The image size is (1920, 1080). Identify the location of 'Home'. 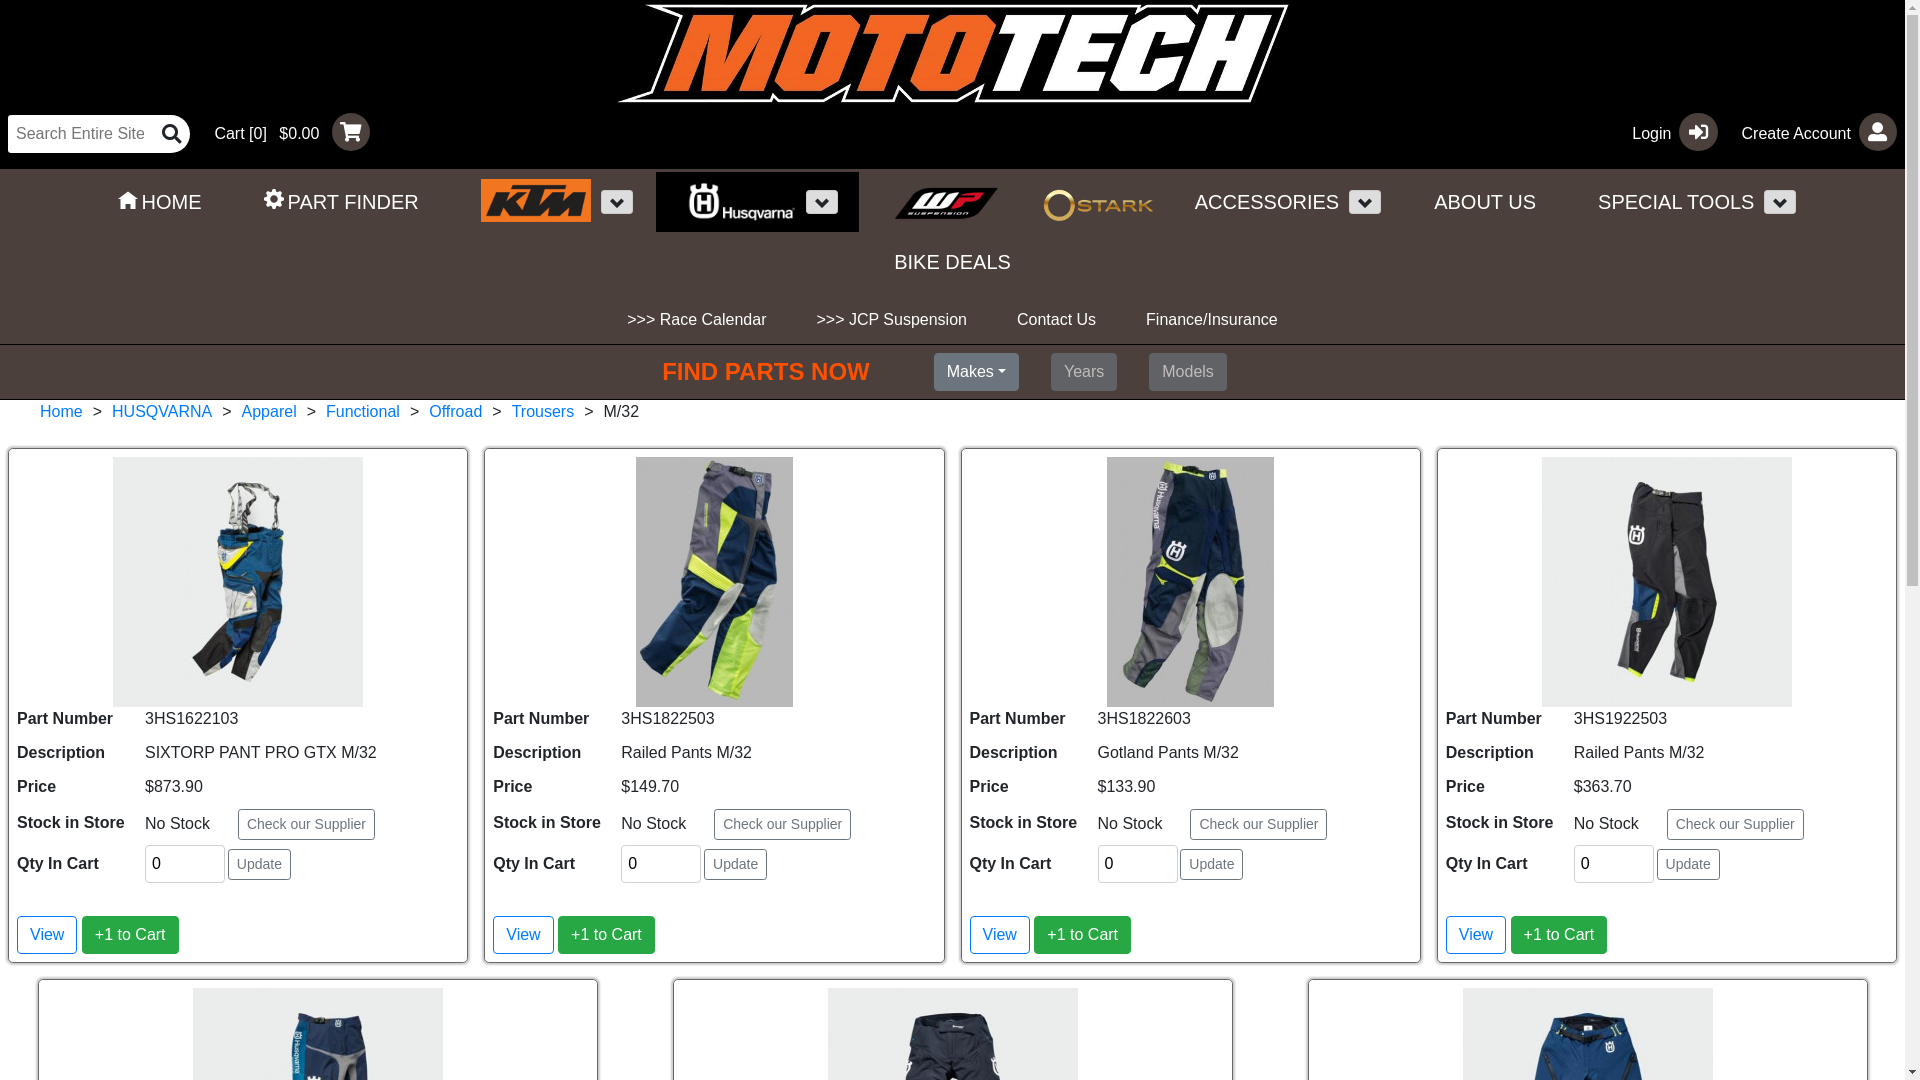
(39, 410).